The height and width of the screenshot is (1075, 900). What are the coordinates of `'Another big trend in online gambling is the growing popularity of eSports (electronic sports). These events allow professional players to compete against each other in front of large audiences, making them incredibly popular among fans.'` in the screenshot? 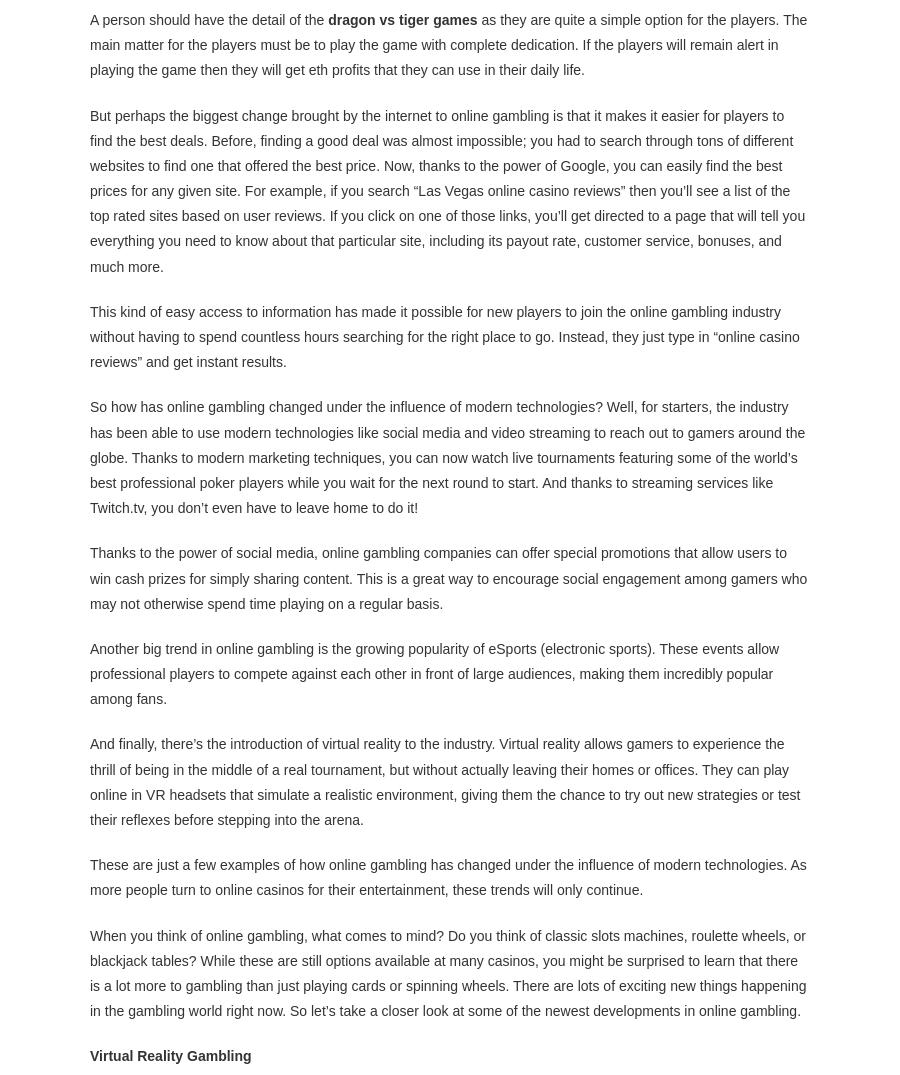 It's located at (89, 673).